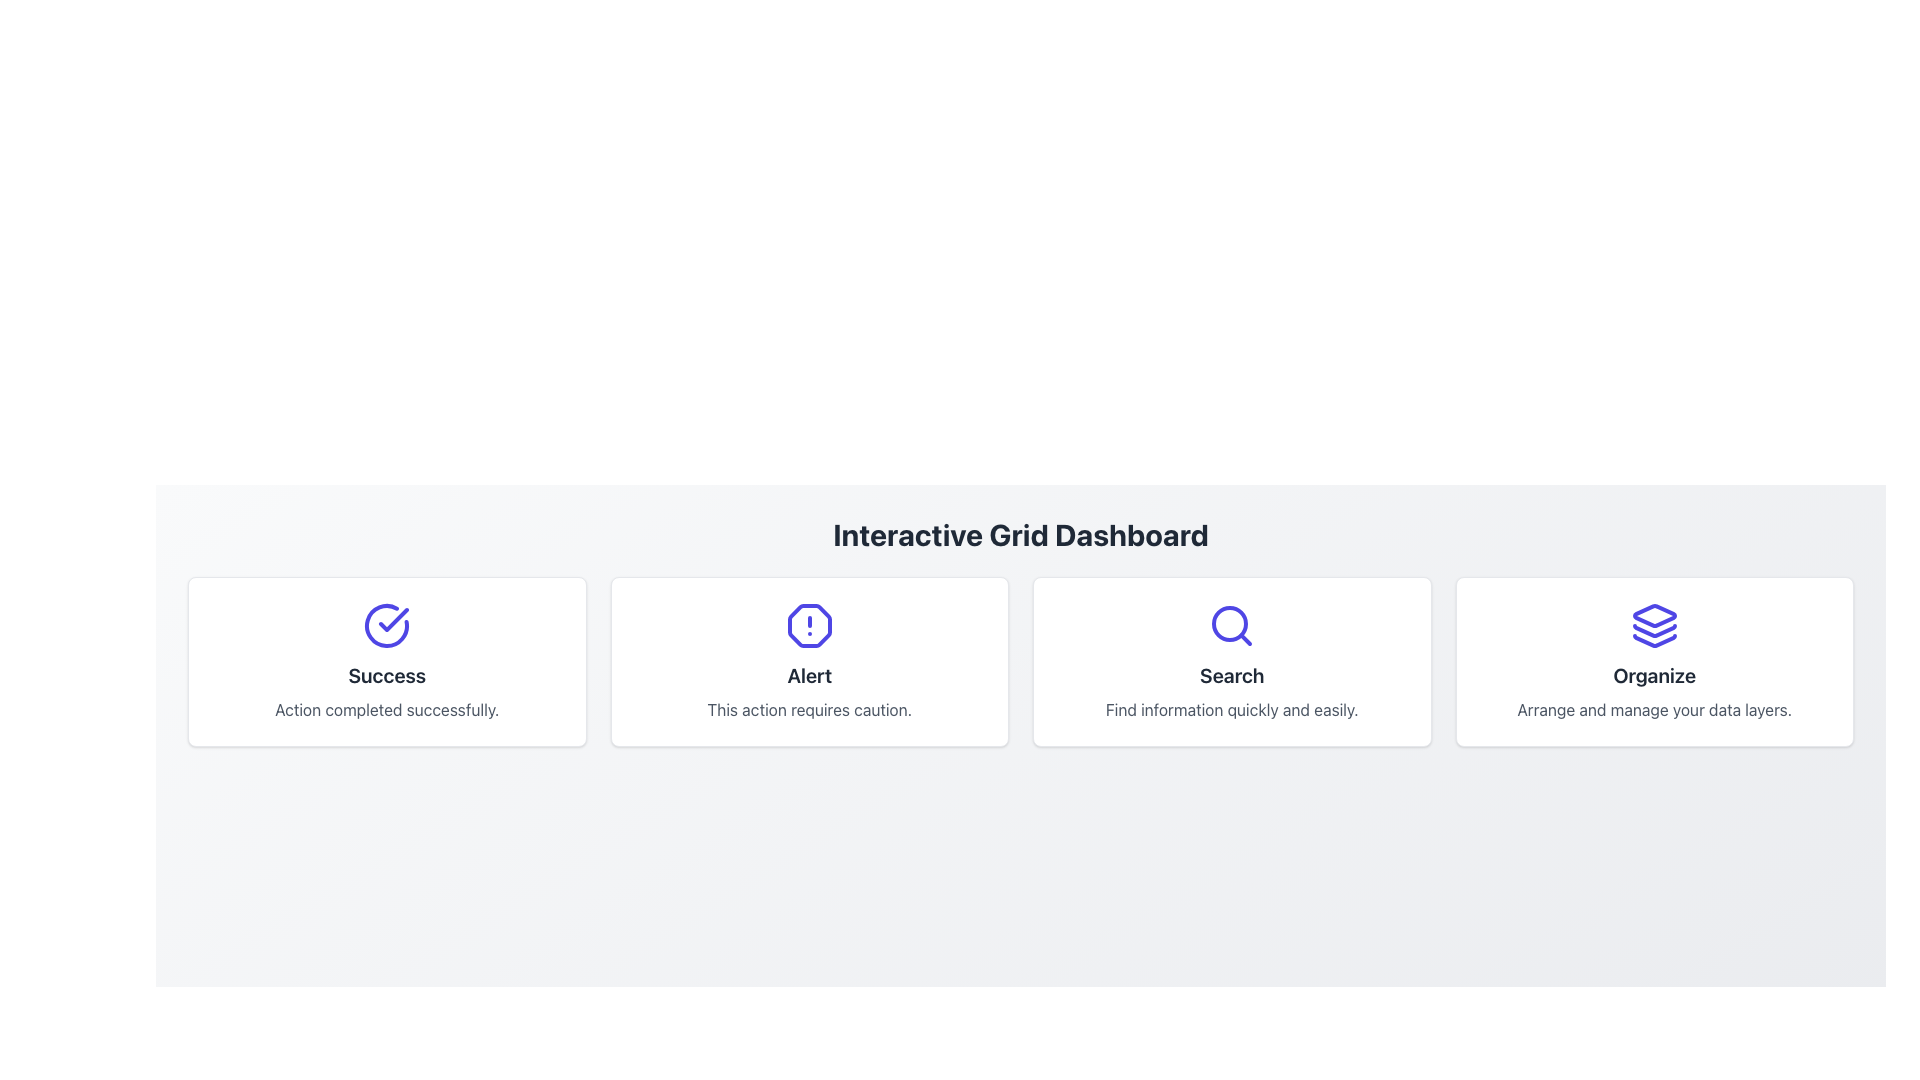  Describe the element at coordinates (1654, 631) in the screenshot. I see `middle layer of the stack icon within the 'Organize' section, located at the bottom right corner of the interface` at that location.